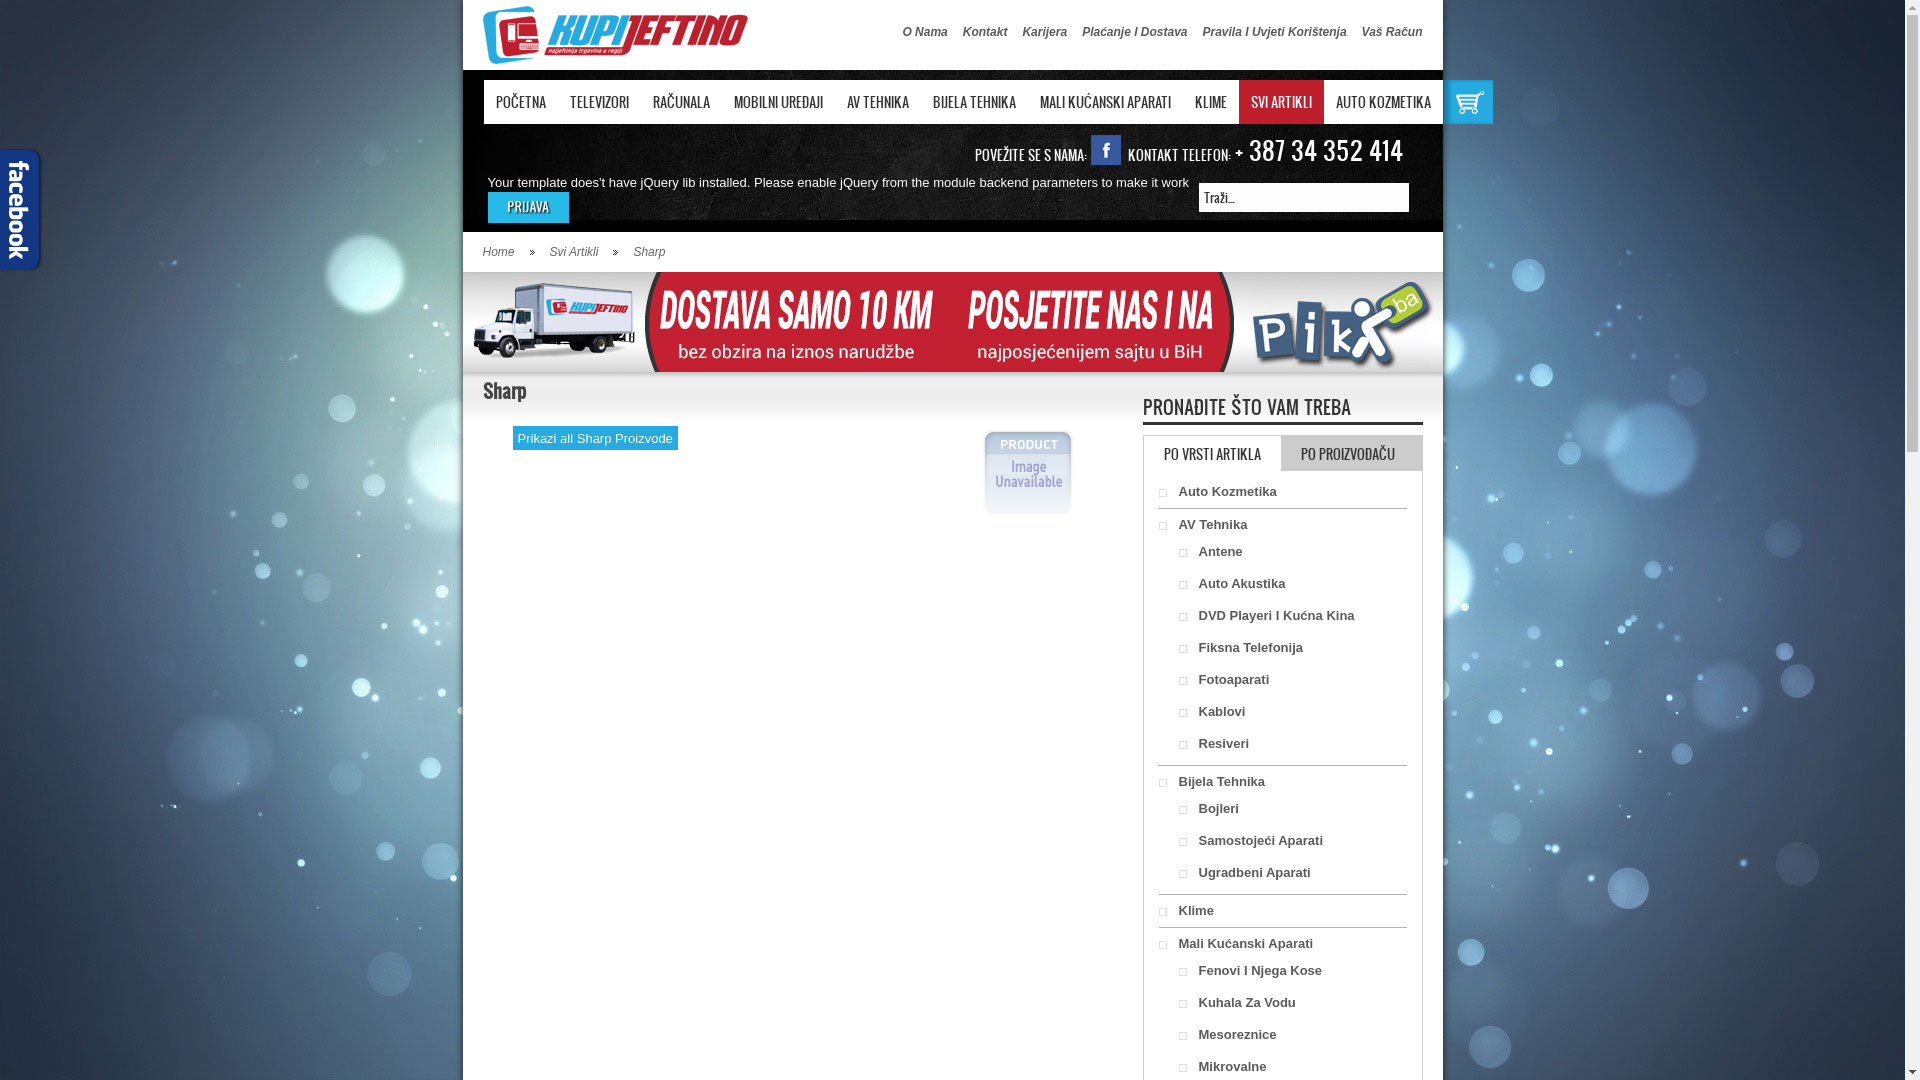  I want to click on 'Ugradbeni Aparati', so click(1291, 871).